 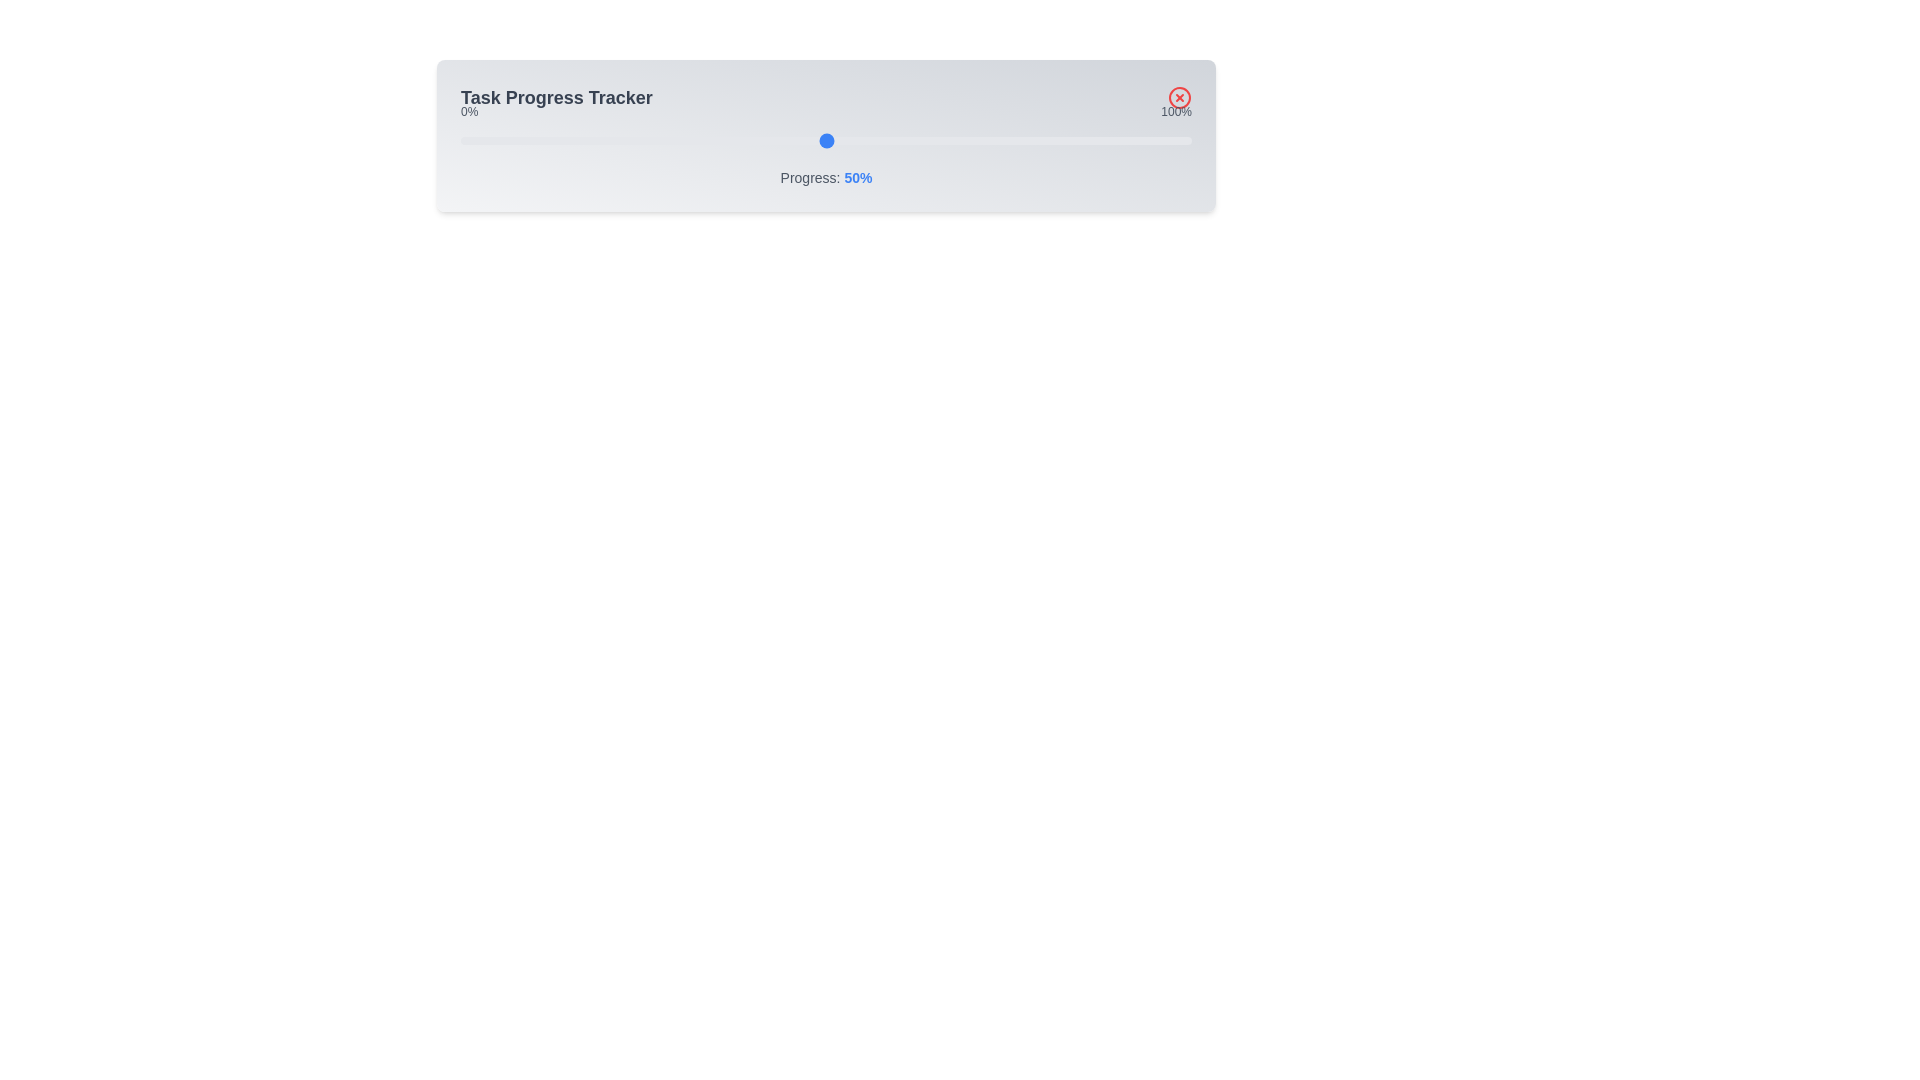 What do you see at coordinates (737, 140) in the screenshot?
I see `the slider` at bounding box center [737, 140].